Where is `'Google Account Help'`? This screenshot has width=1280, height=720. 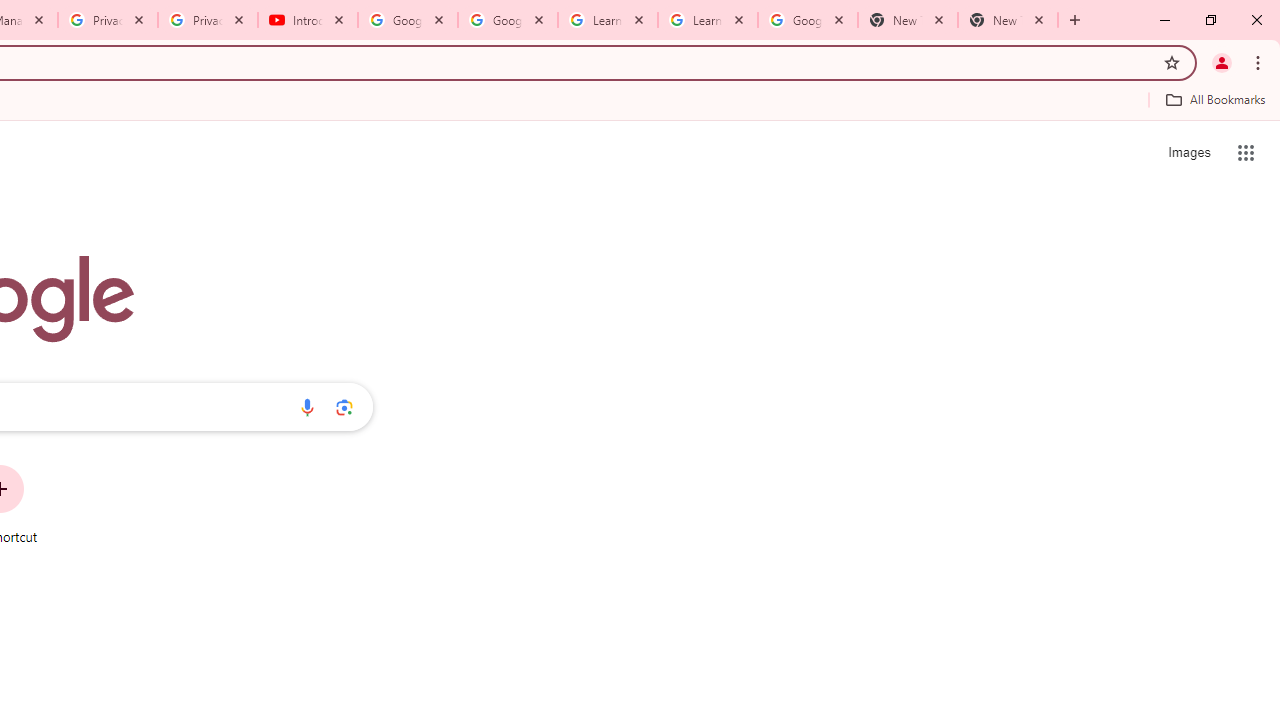
'Google Account Help' is located at coordinates (508, 20).